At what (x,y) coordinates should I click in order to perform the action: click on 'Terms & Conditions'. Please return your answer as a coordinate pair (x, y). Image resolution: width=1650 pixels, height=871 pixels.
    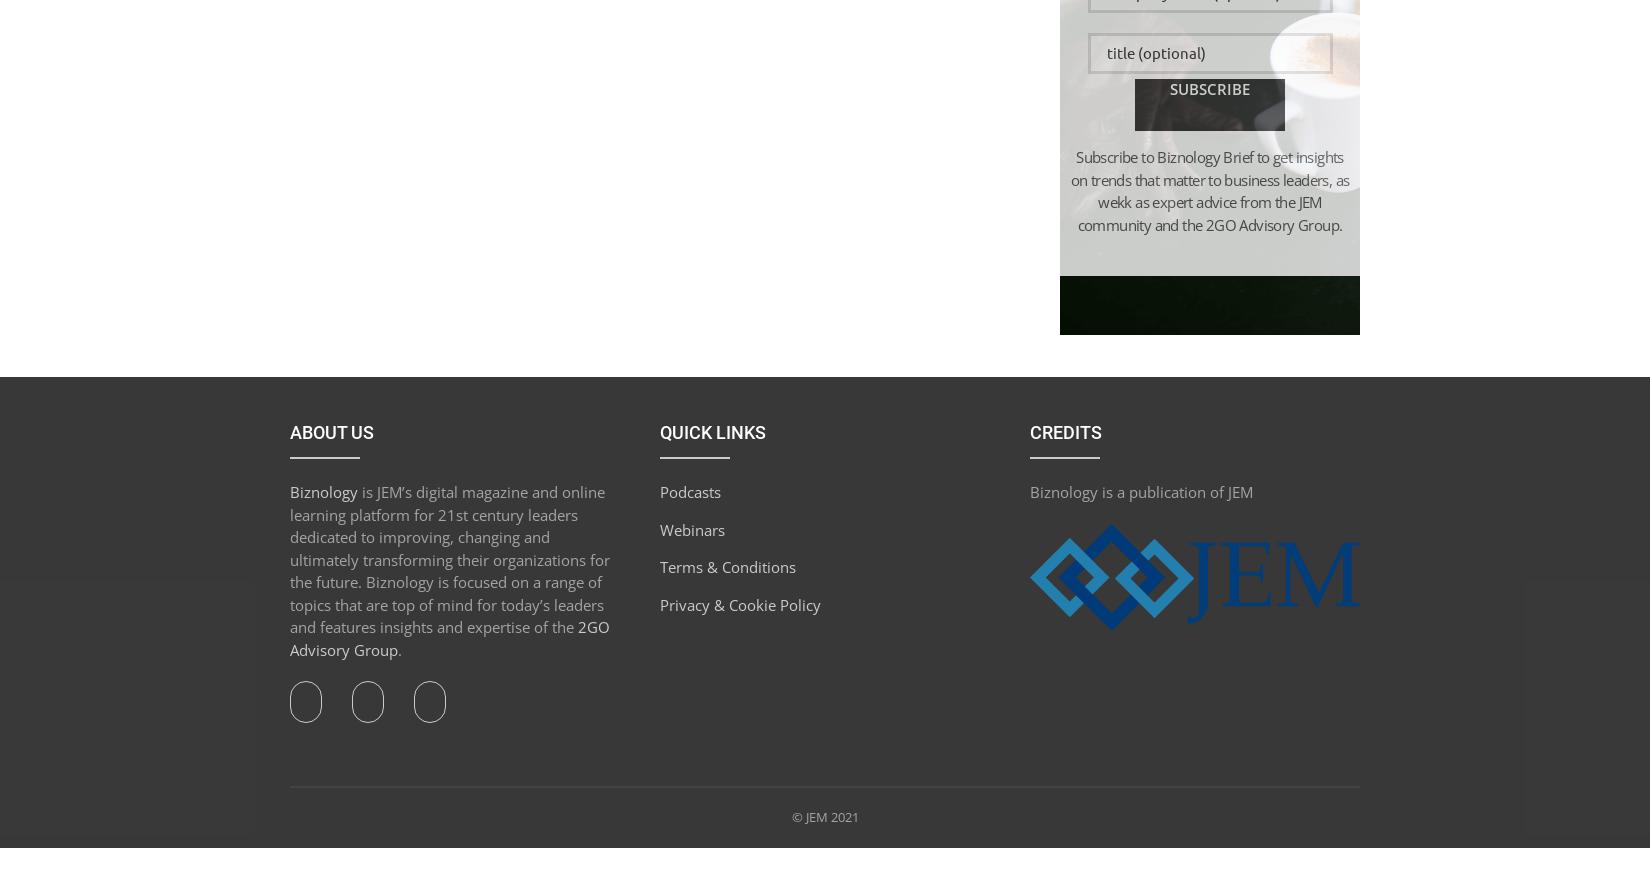
    Looking at the image, I should click on (658, 567).